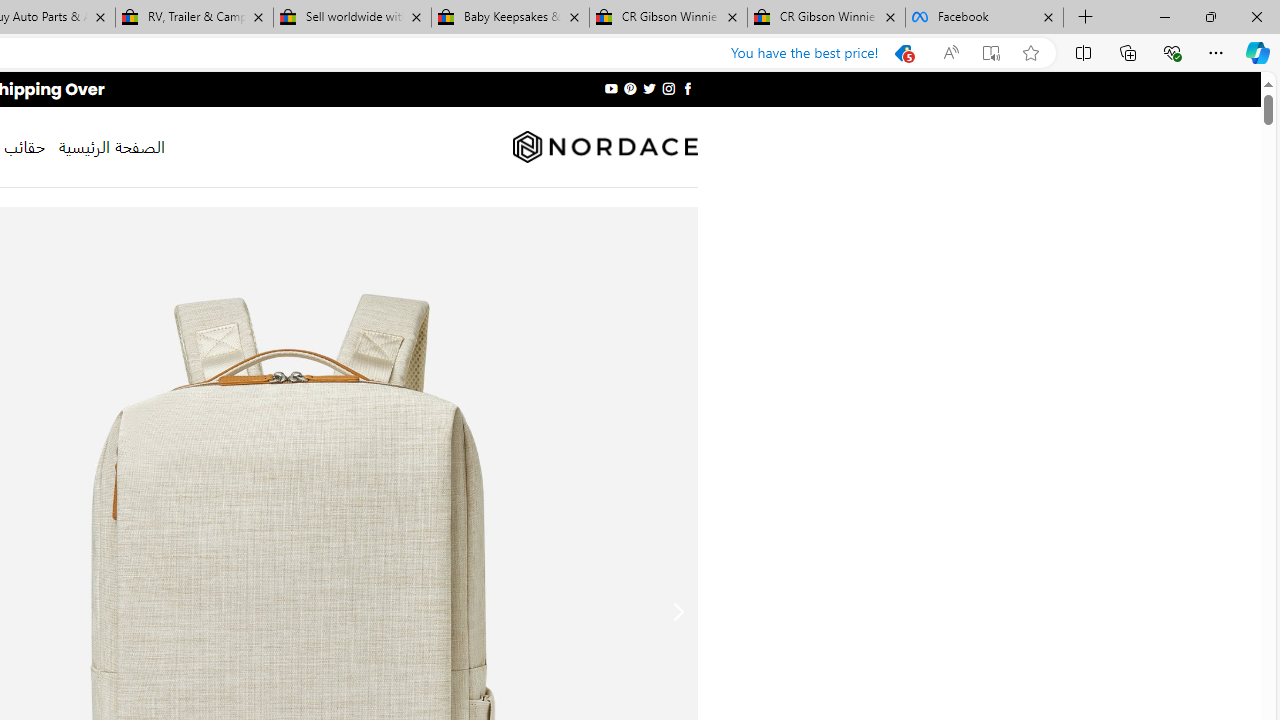 This screenshot has height=720, width=1280. Describe the element at coordinates (610, 88) in the screenshot. I see `'Follow on YouTube'` at that location.